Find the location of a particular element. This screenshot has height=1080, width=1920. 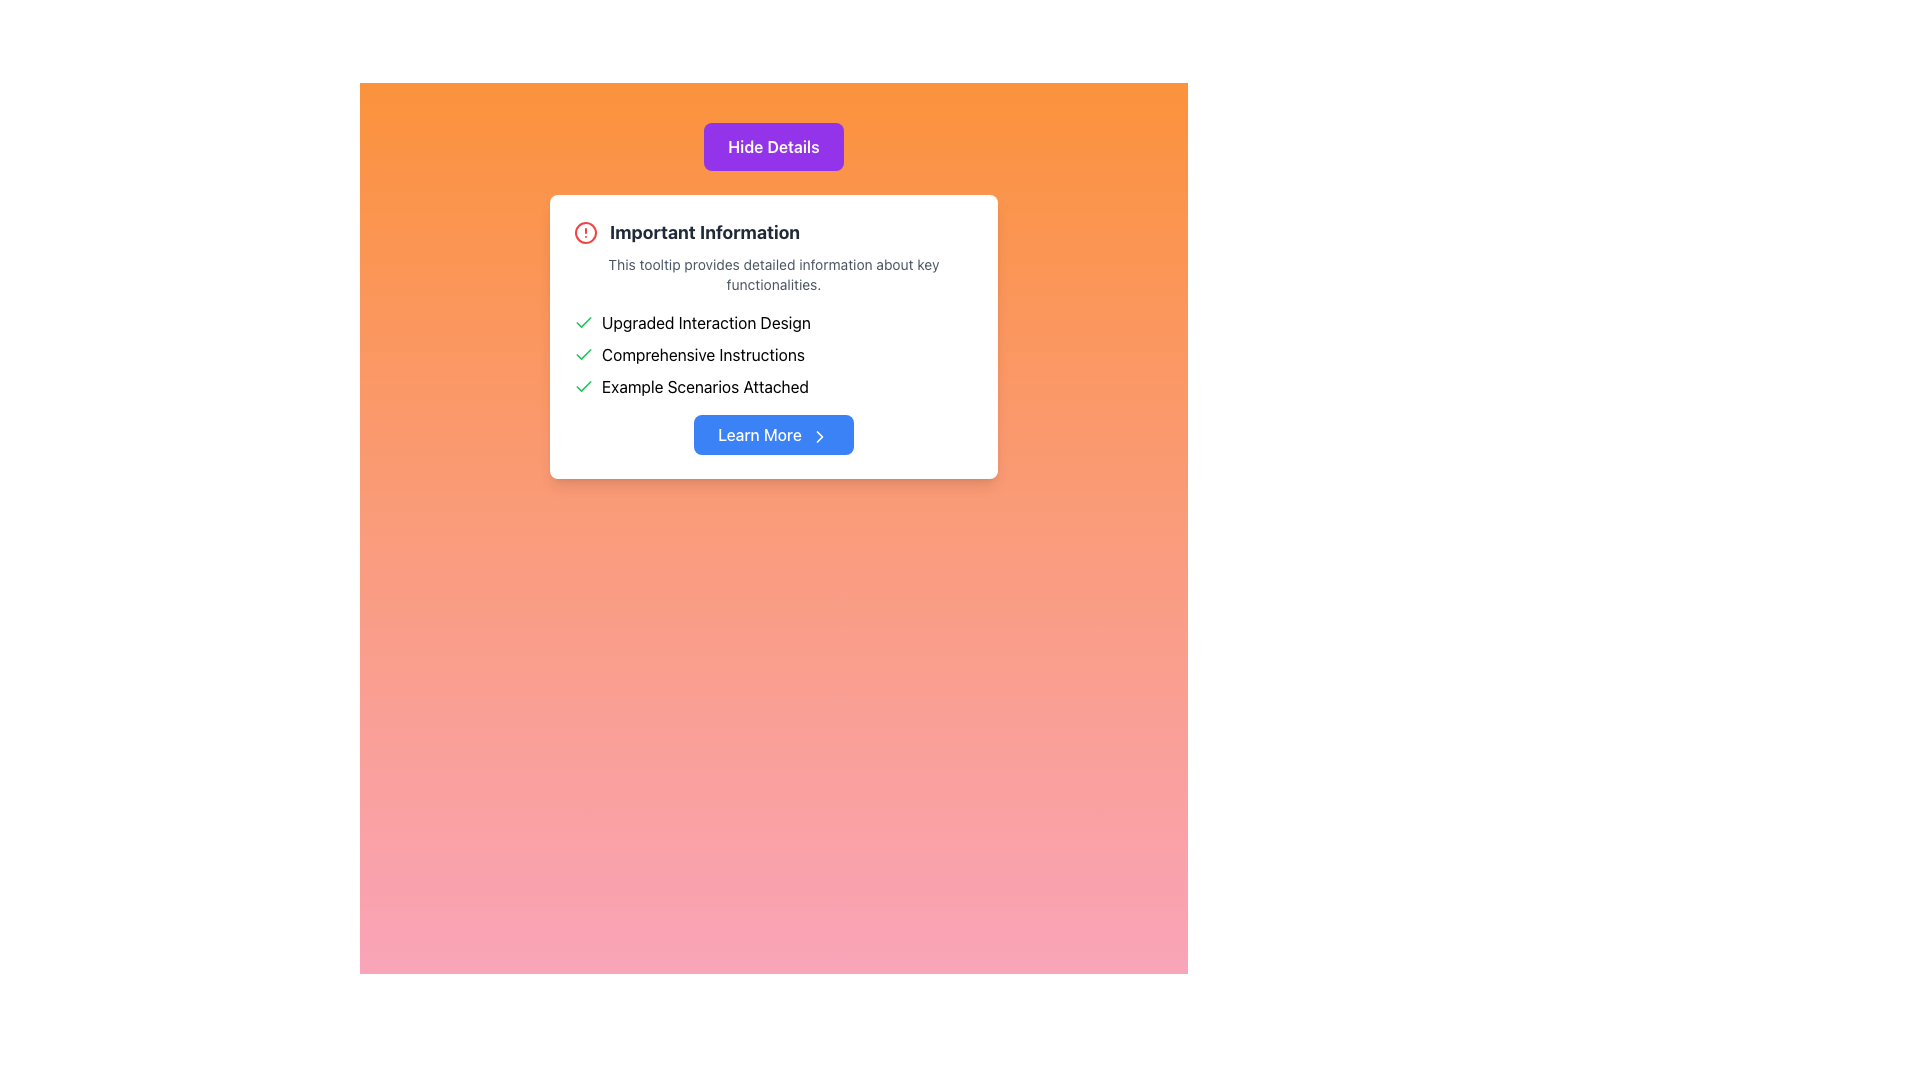

the green checkmark icon located to the left of the 'Comprehensive Instructions' text is located at coordinates (583, 353).